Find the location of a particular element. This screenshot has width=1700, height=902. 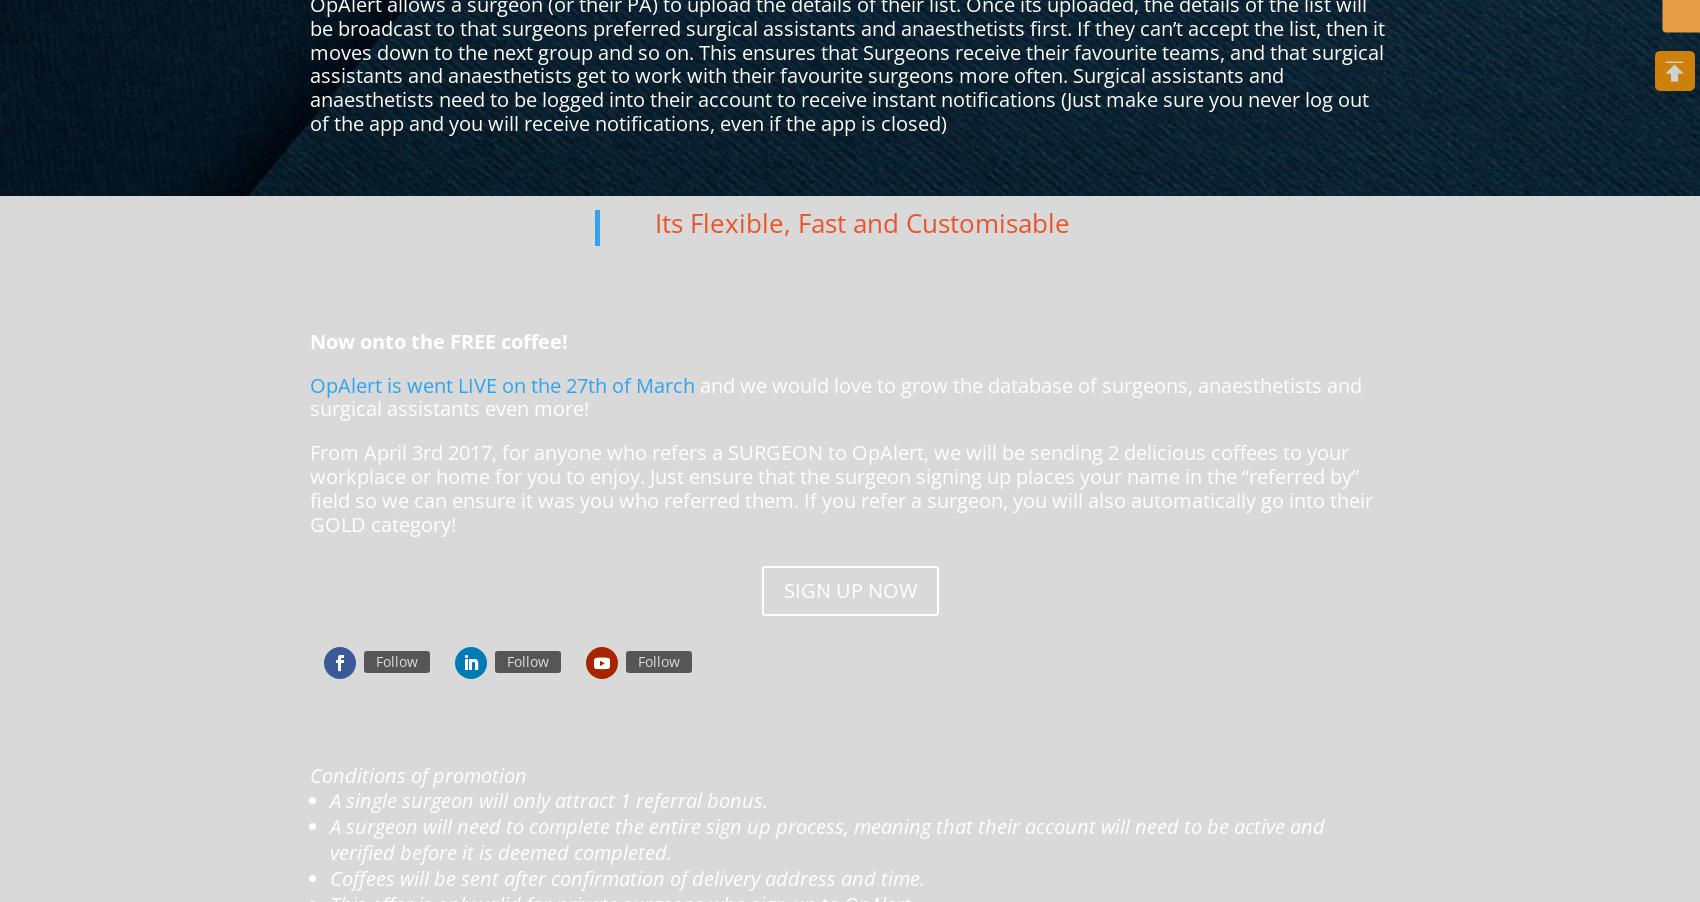

'Now onto the FREE coffee!' is located at coordinates (438, 339).